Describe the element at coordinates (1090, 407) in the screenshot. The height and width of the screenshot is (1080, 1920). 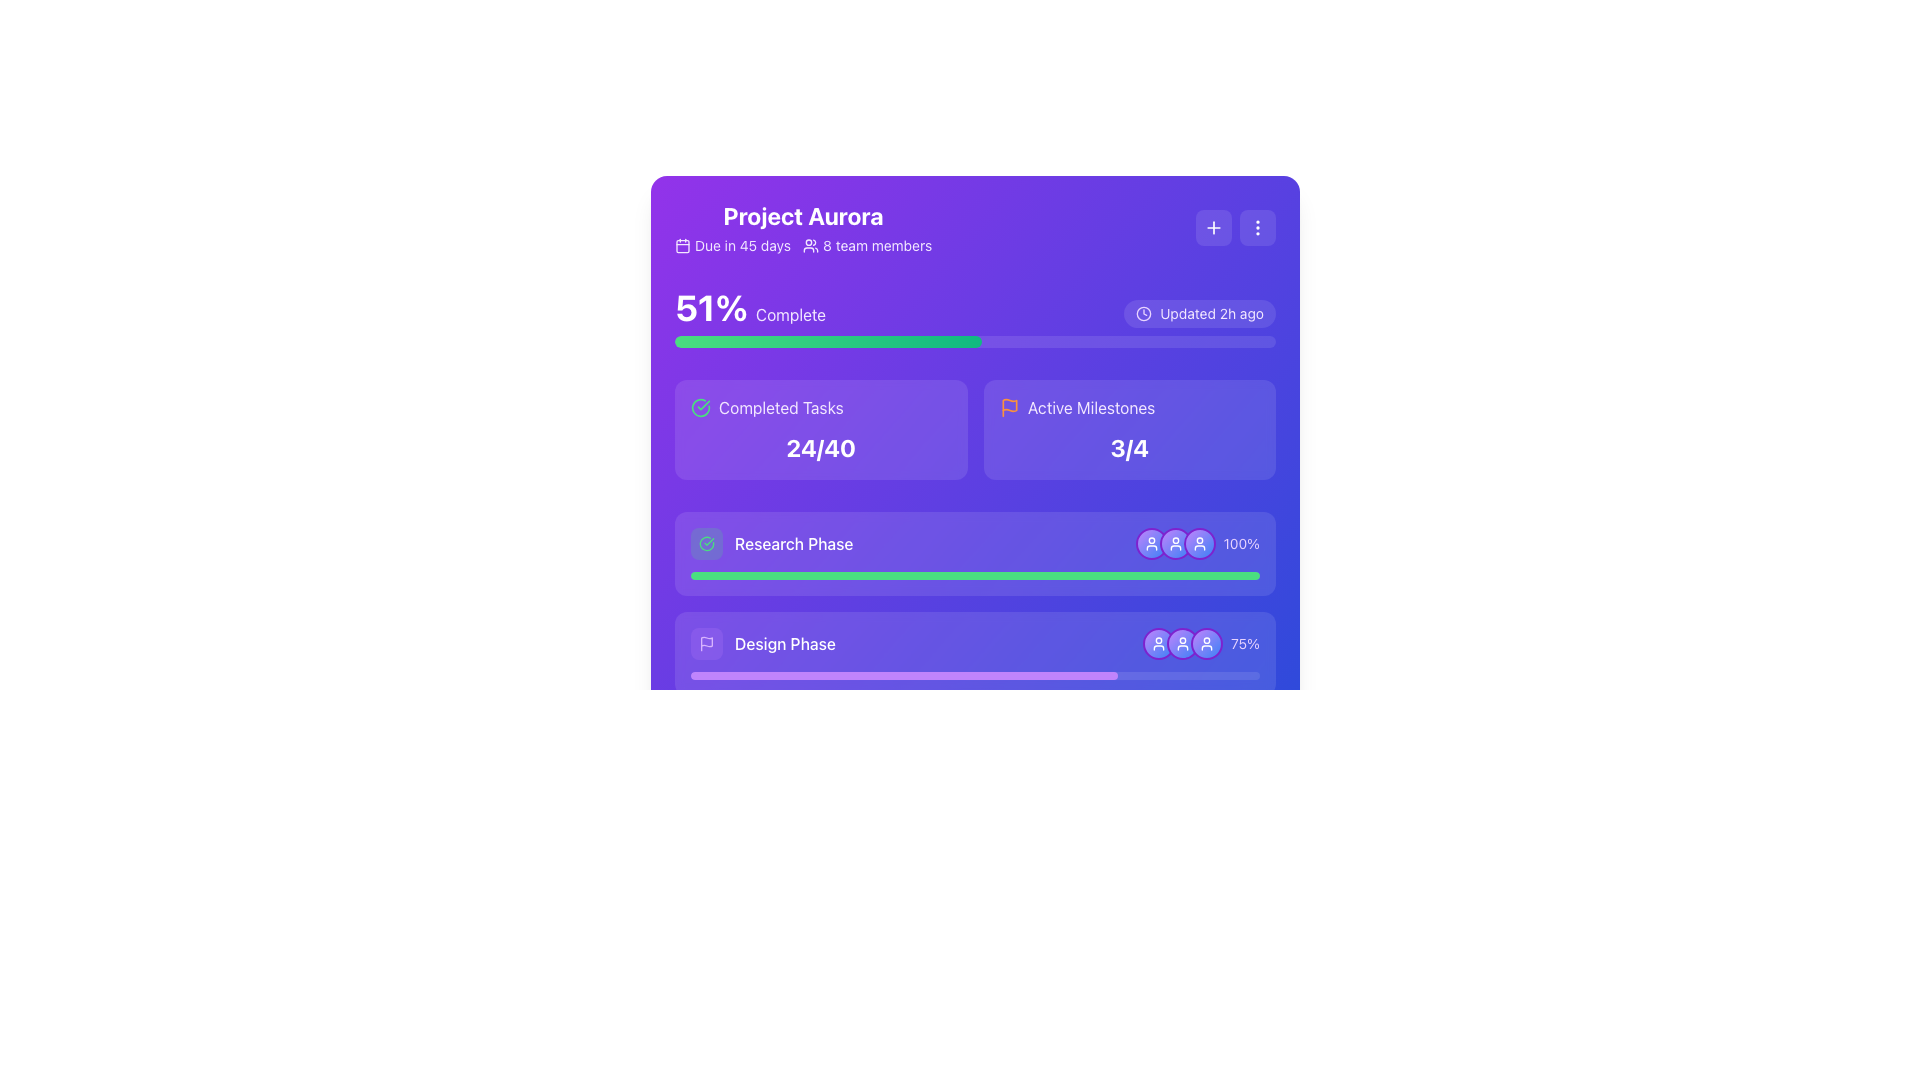
I see `the text label displaying 'Active Milestones' that is styled in light purple and positioned within a purple background card, located in the right section of the layout` at that location.